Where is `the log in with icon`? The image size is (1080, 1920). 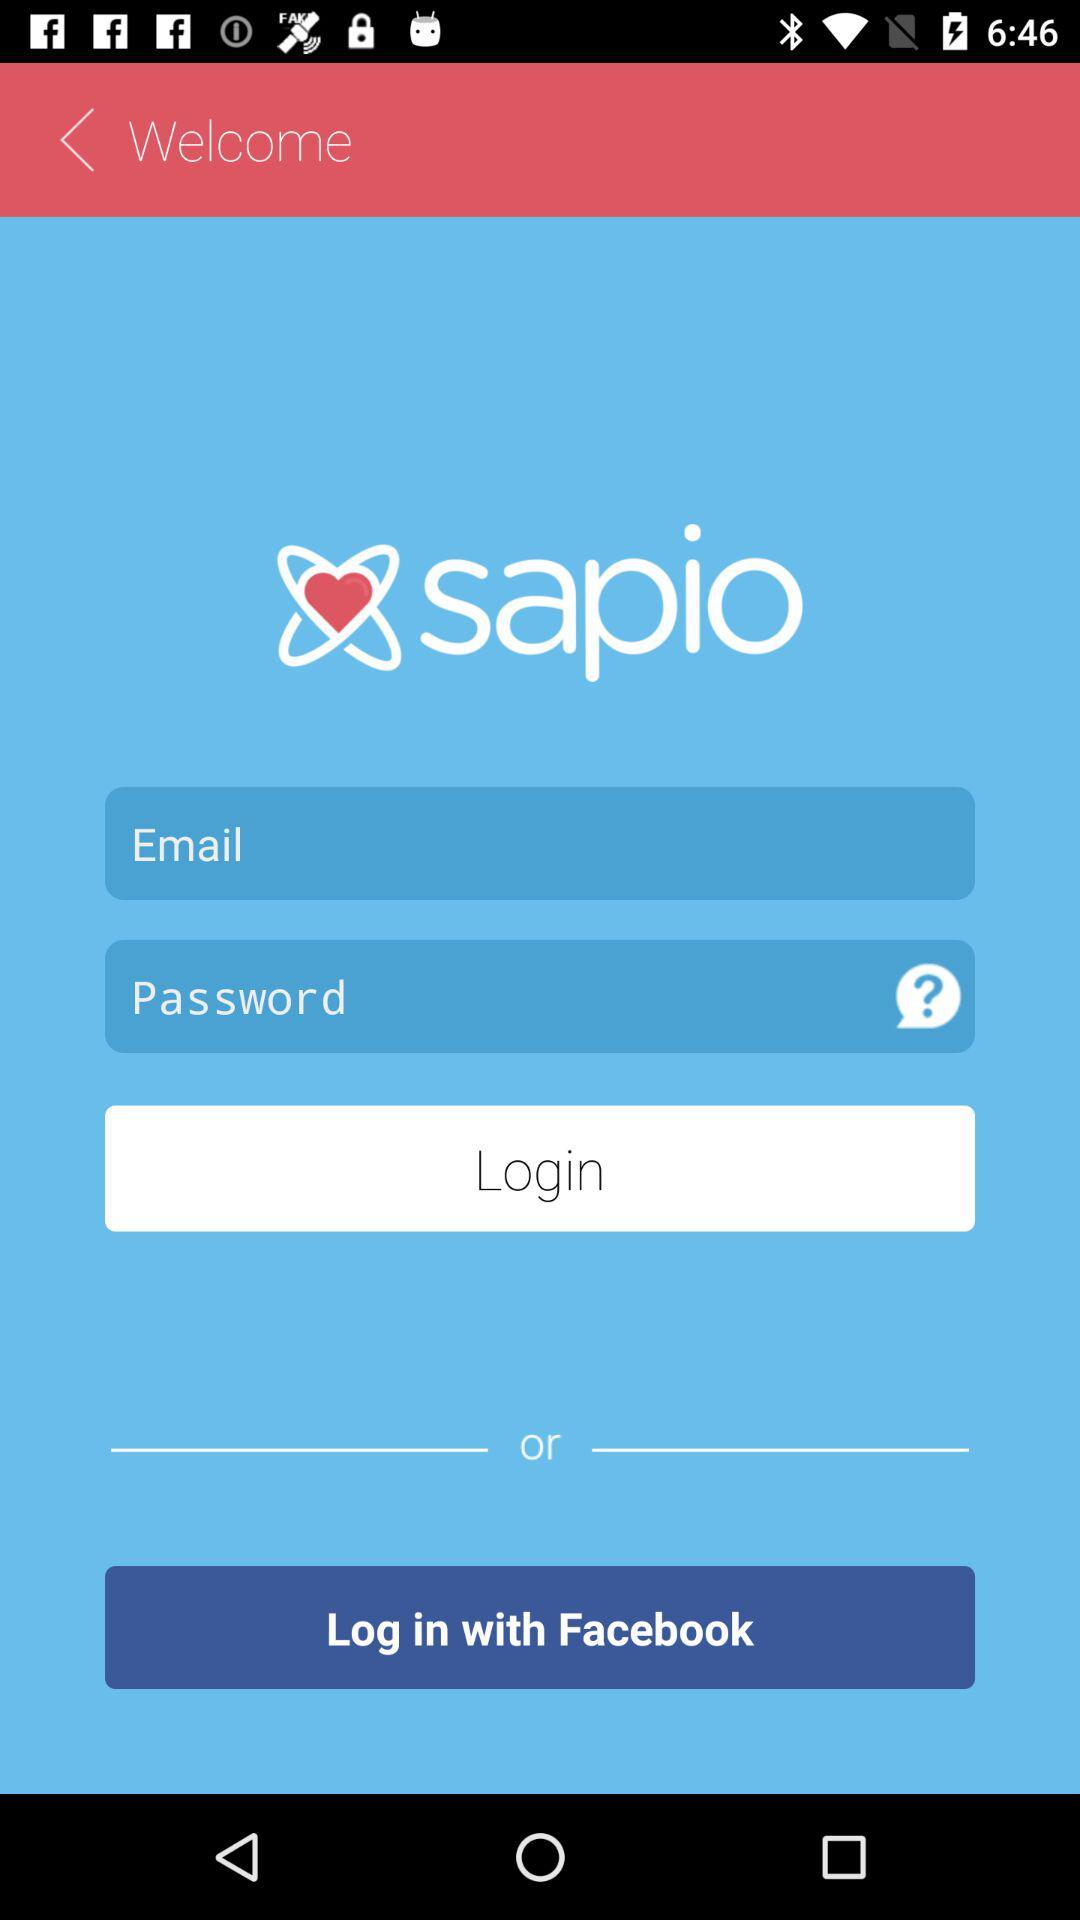
the log in with icon is located at coordinates (540, 1627).